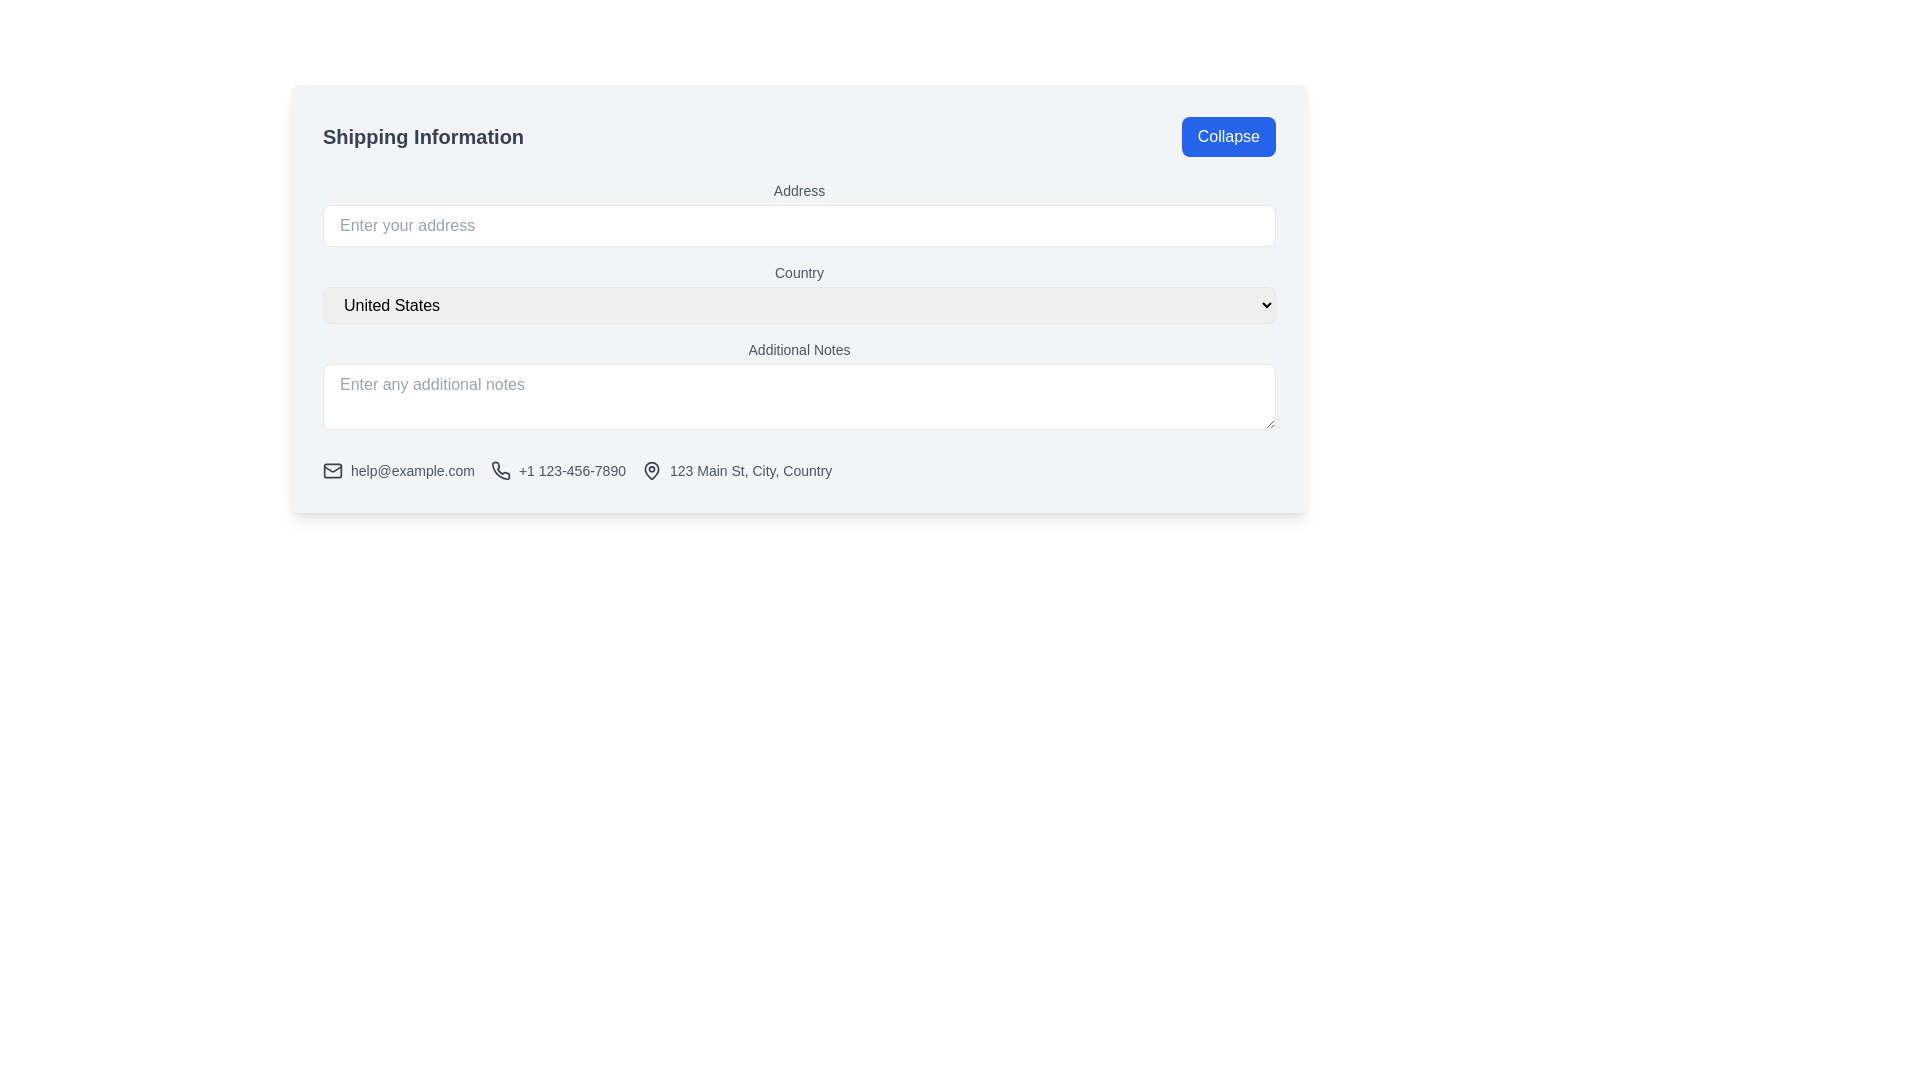 The height and width of the screenshot is (1080, 1920). Describe the element at coordinates (1227, 136) in the screenshot. I see `the button located at the top-right corner of the 'Shipping Information' section` at that location.